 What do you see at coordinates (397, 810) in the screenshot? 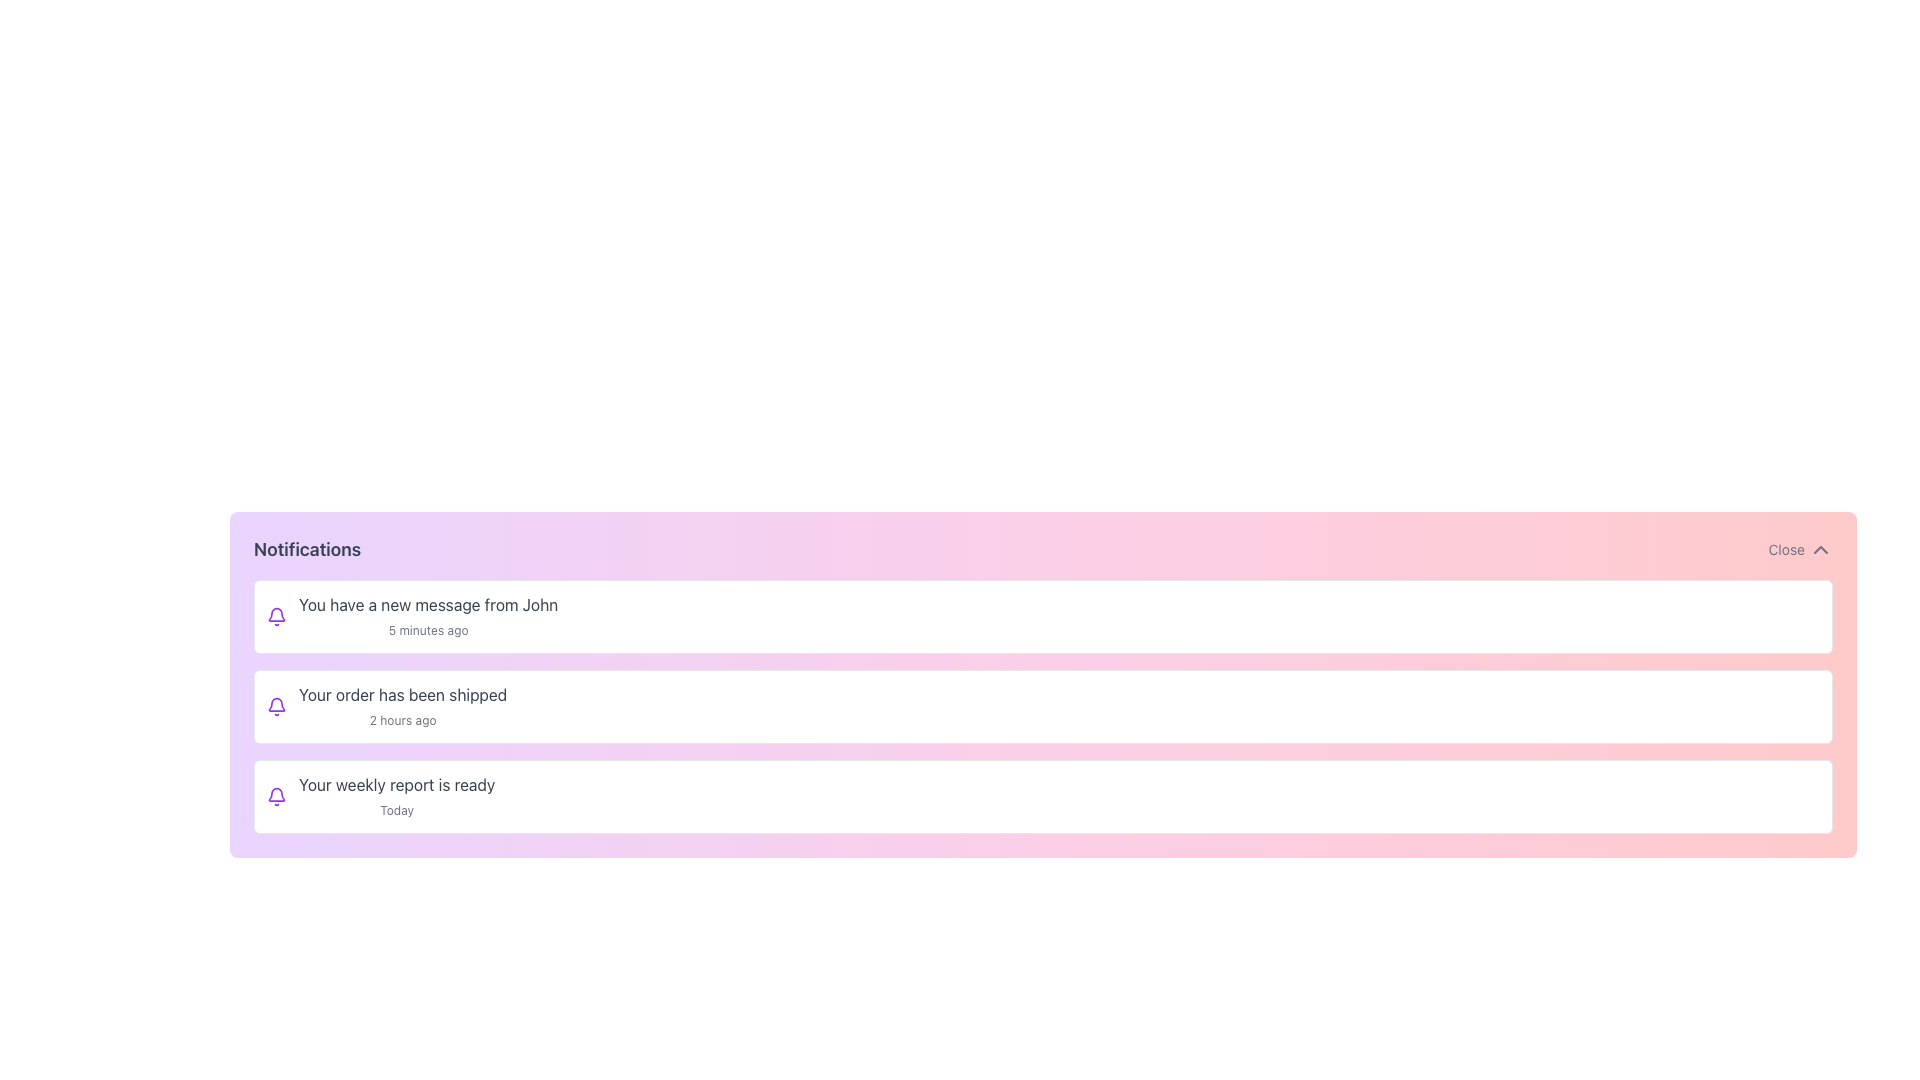
I see `the timestamp text label located in the bottom-right of the notification card displaying 'Your weekly report is ready'` at bounding box center [397, 810].